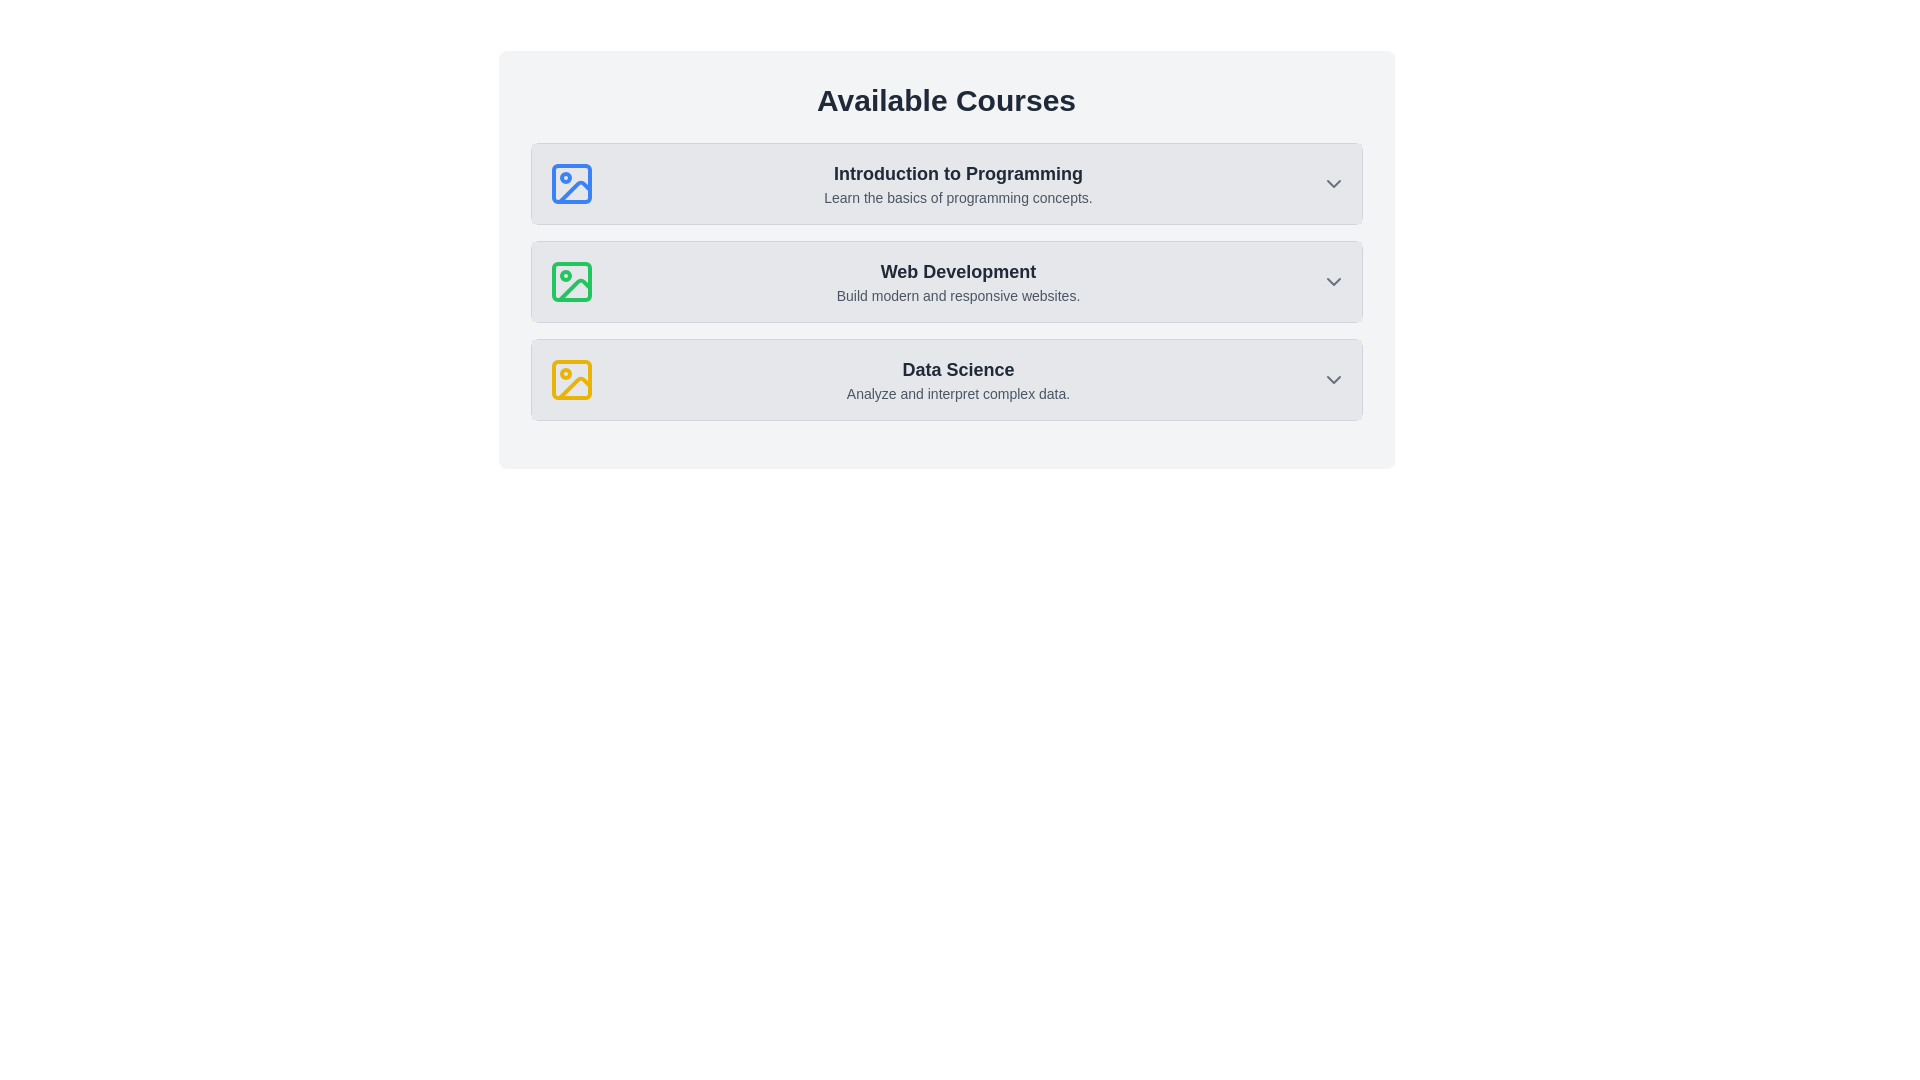 The image size is (1920, 1080). What do you see at coordinates (957, 184) in the screenshot?
I see `informational text block titled 'Introduction to Programming', which contains a description and is located above the 'Web Development' course` at bounding box center [957, 184].